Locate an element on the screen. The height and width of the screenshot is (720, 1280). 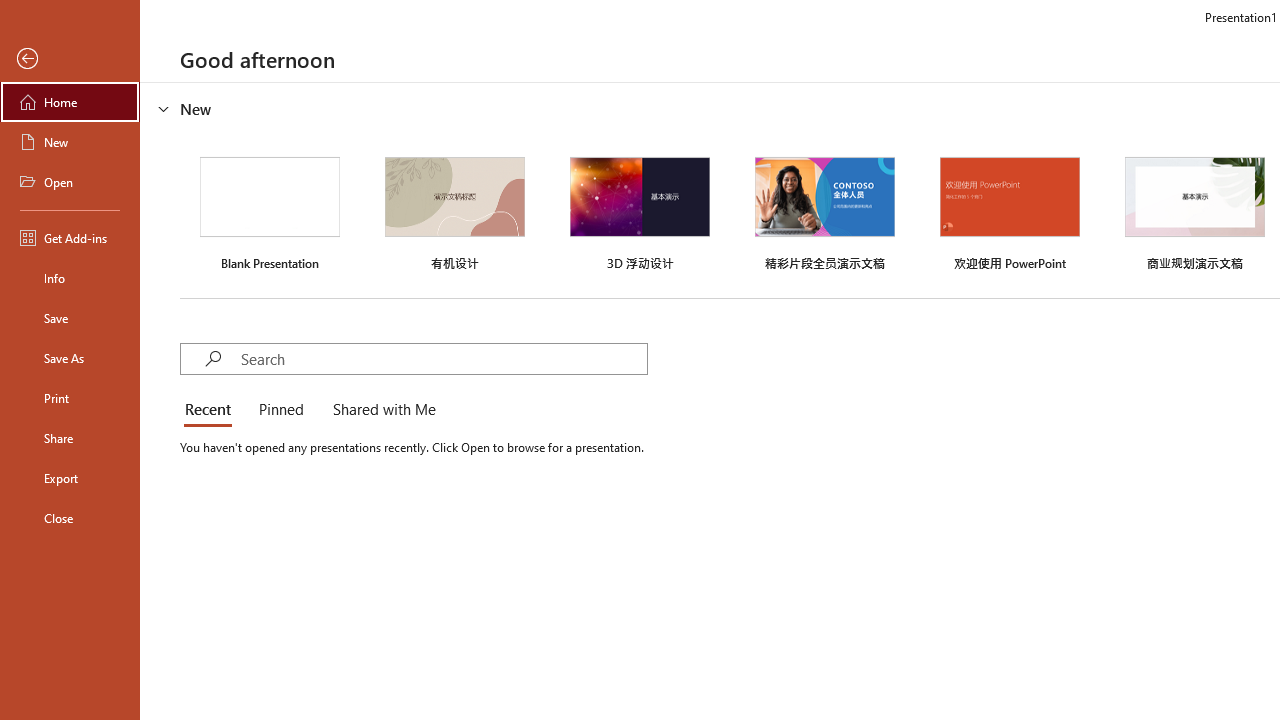
'Info' is located at coordinates (69, 277).